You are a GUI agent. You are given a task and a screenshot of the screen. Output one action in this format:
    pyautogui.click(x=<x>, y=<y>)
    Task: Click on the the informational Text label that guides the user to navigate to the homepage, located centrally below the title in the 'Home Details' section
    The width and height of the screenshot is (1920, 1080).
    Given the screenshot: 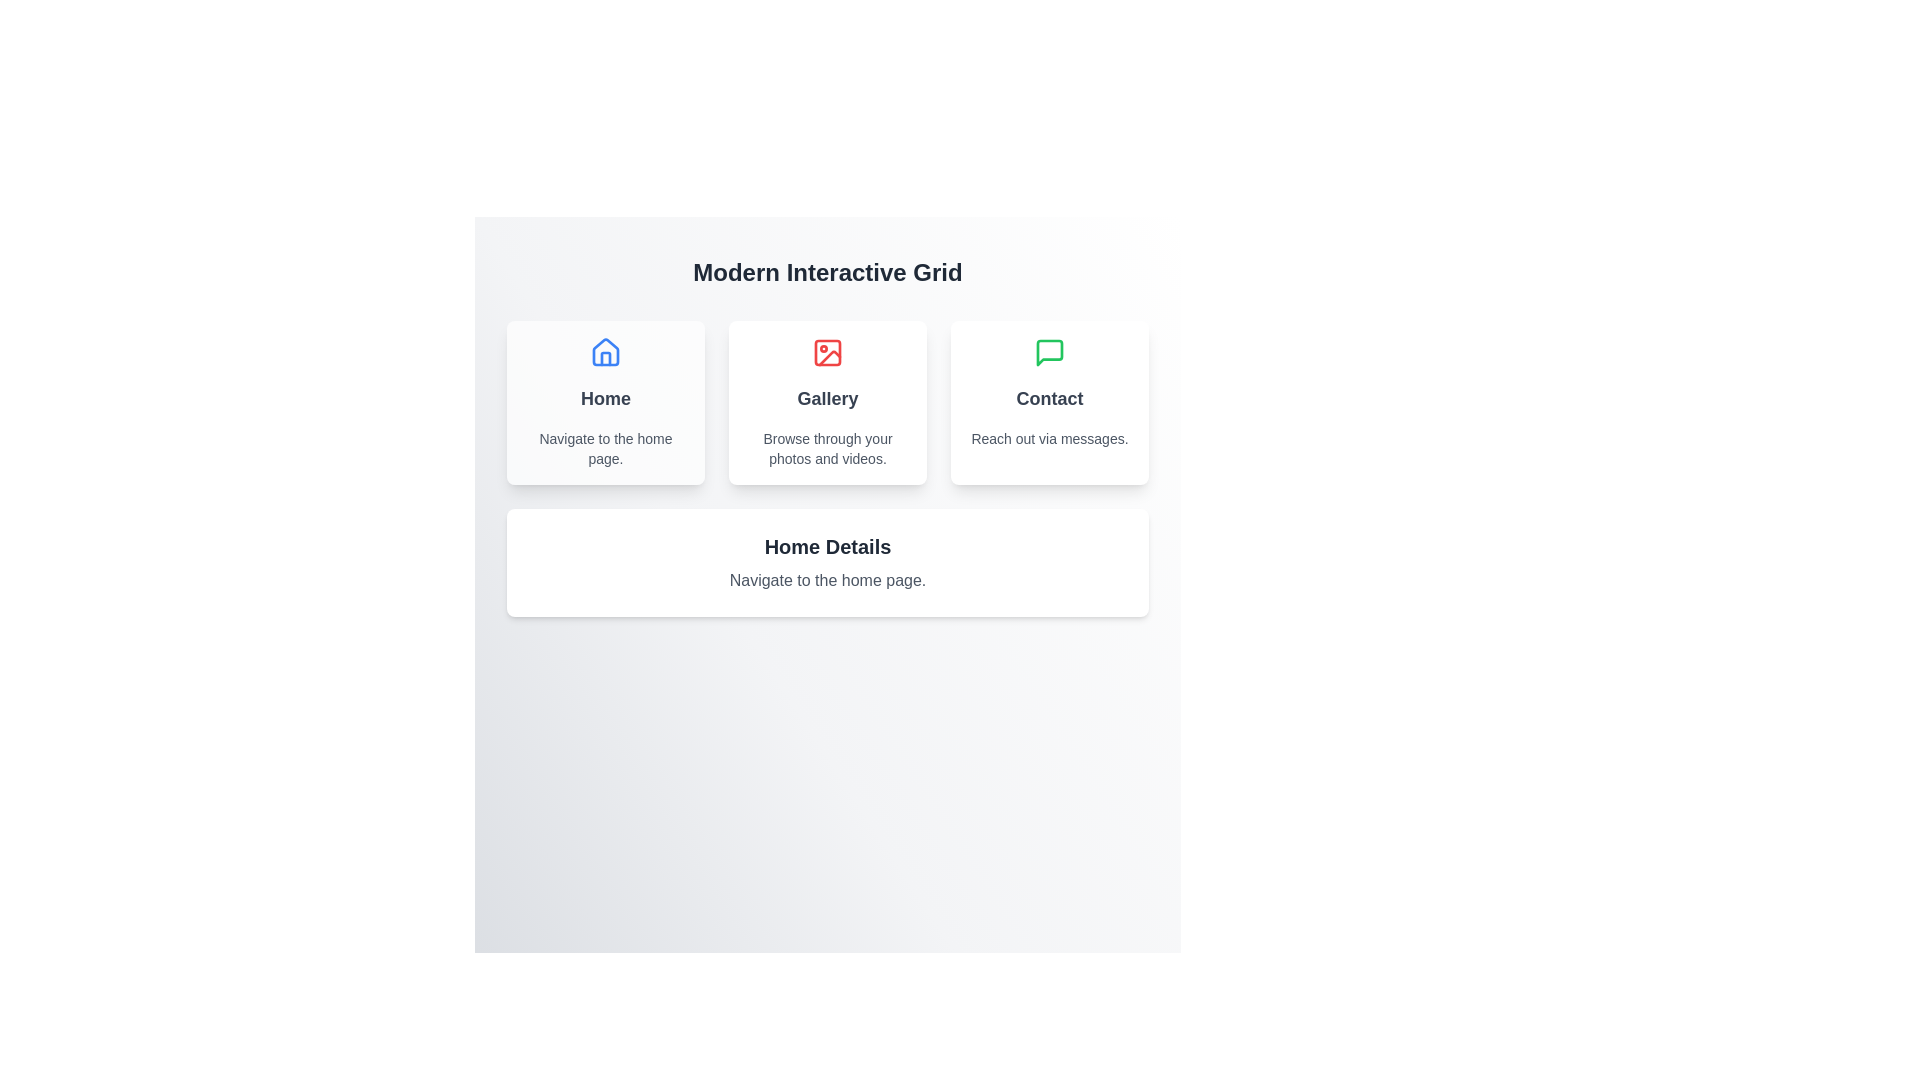 What is the action you would take?
    pyautogui.click(x=828, y=581)
    